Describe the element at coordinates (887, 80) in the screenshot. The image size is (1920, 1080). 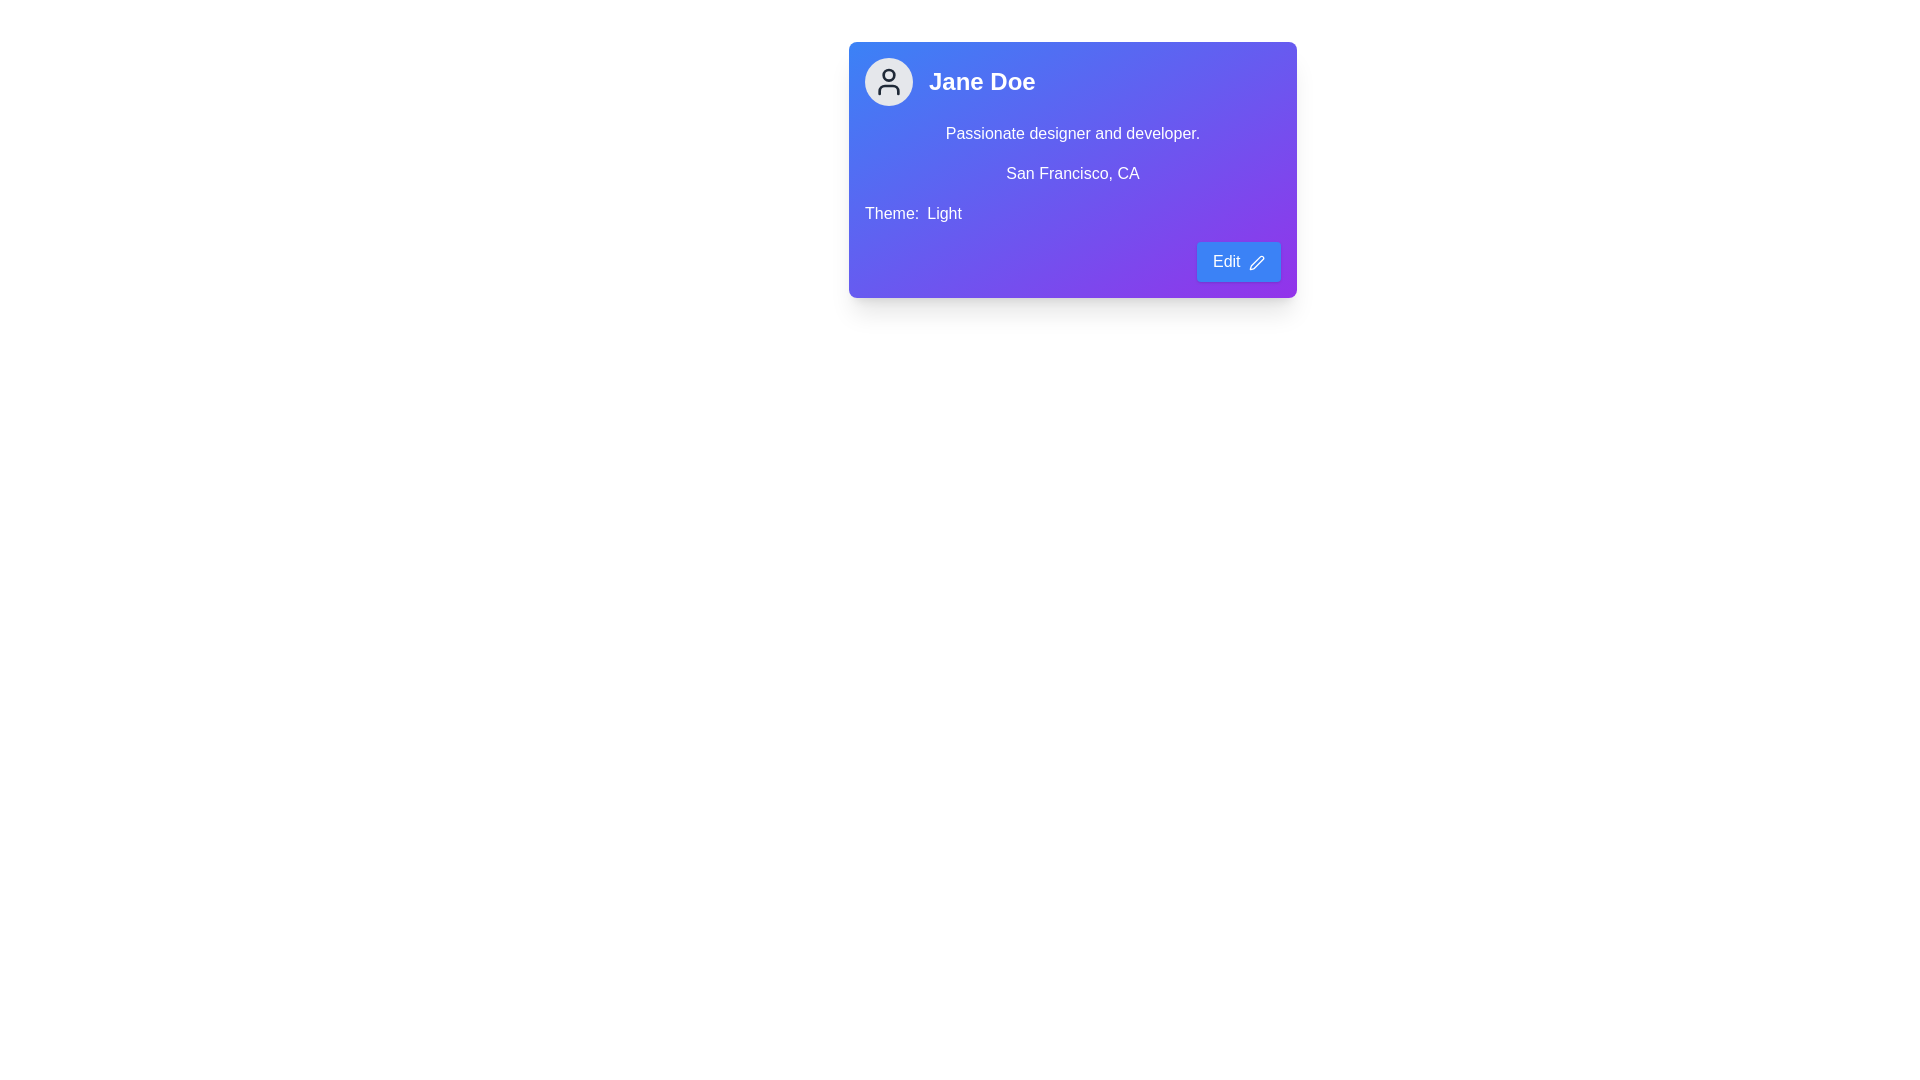
I see `the Avatar Icon, which is a circular UI component with a light gray background and a dark gray user silhouette, located at the top-left corner of the card, to the left of 'Jane Doe'` at that location.